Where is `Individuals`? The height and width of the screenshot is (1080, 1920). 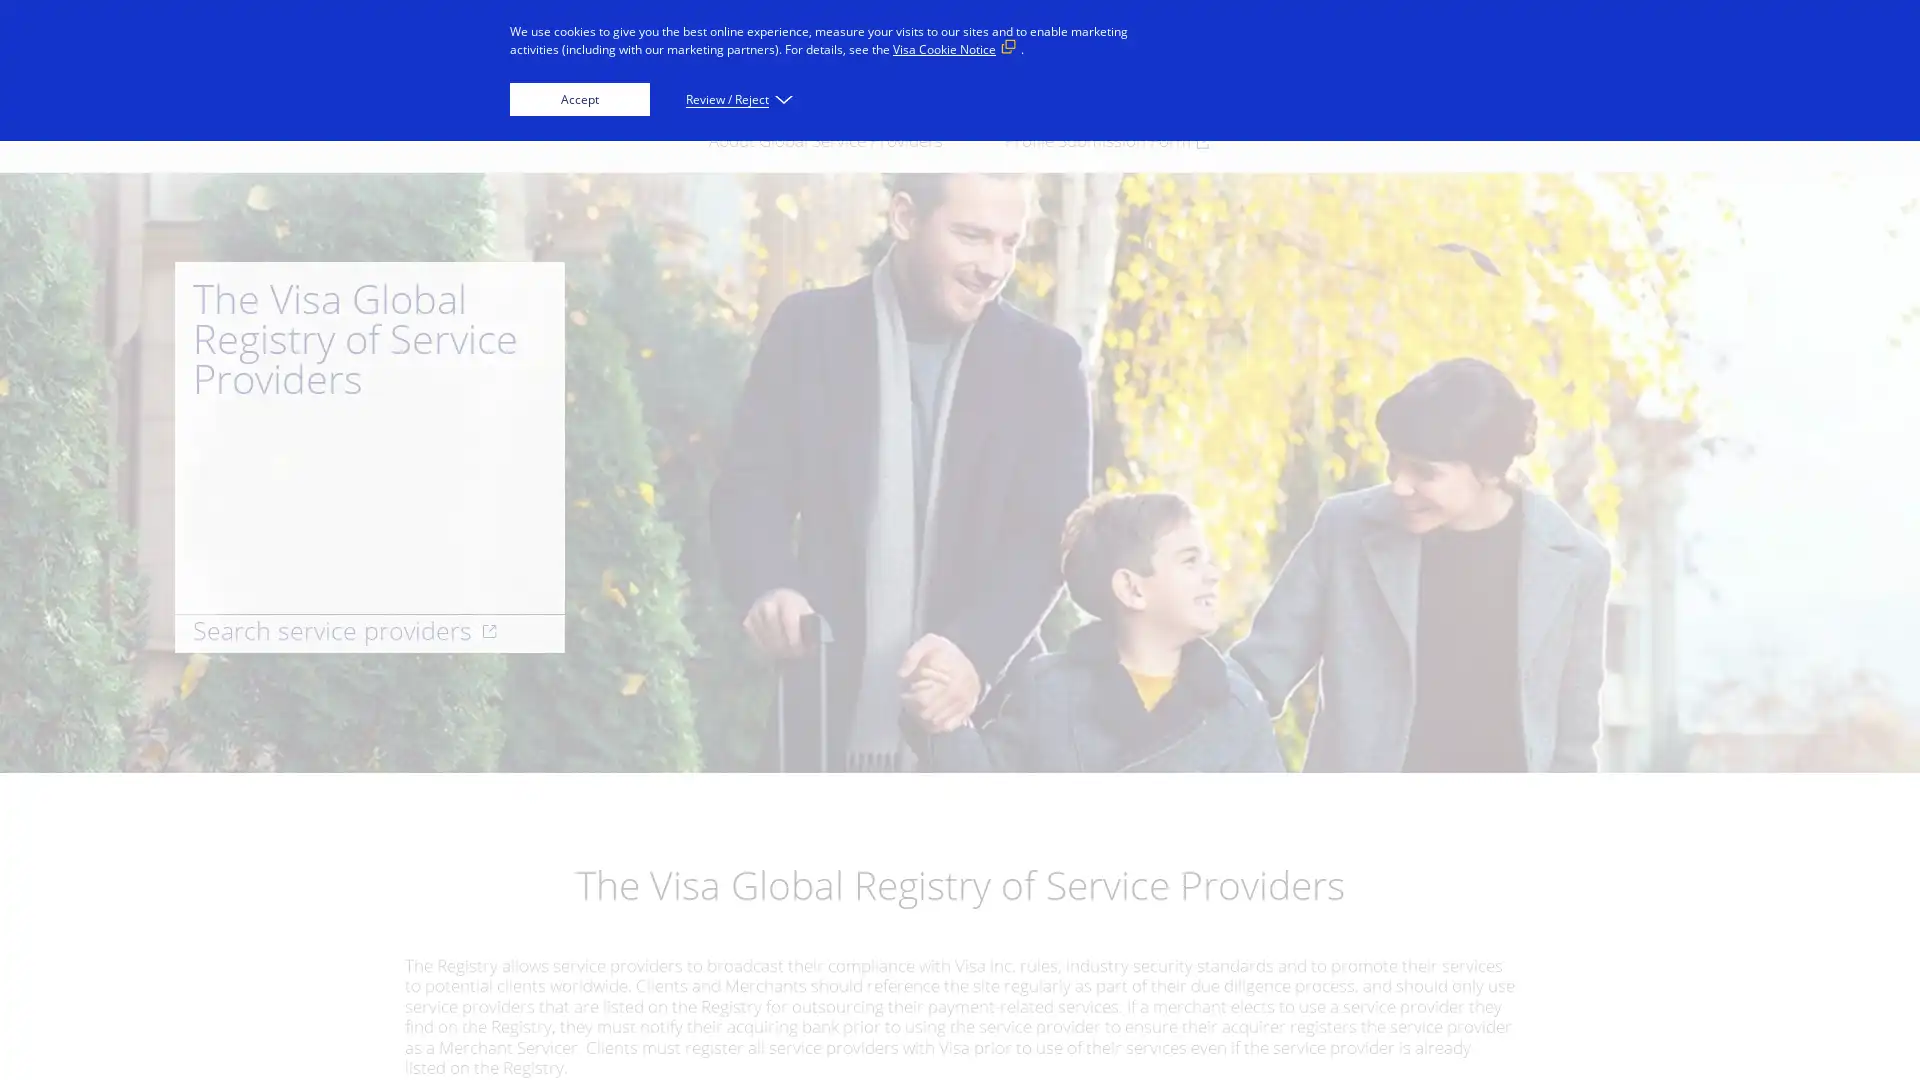
Individuals is located at coordinates (796, 53).